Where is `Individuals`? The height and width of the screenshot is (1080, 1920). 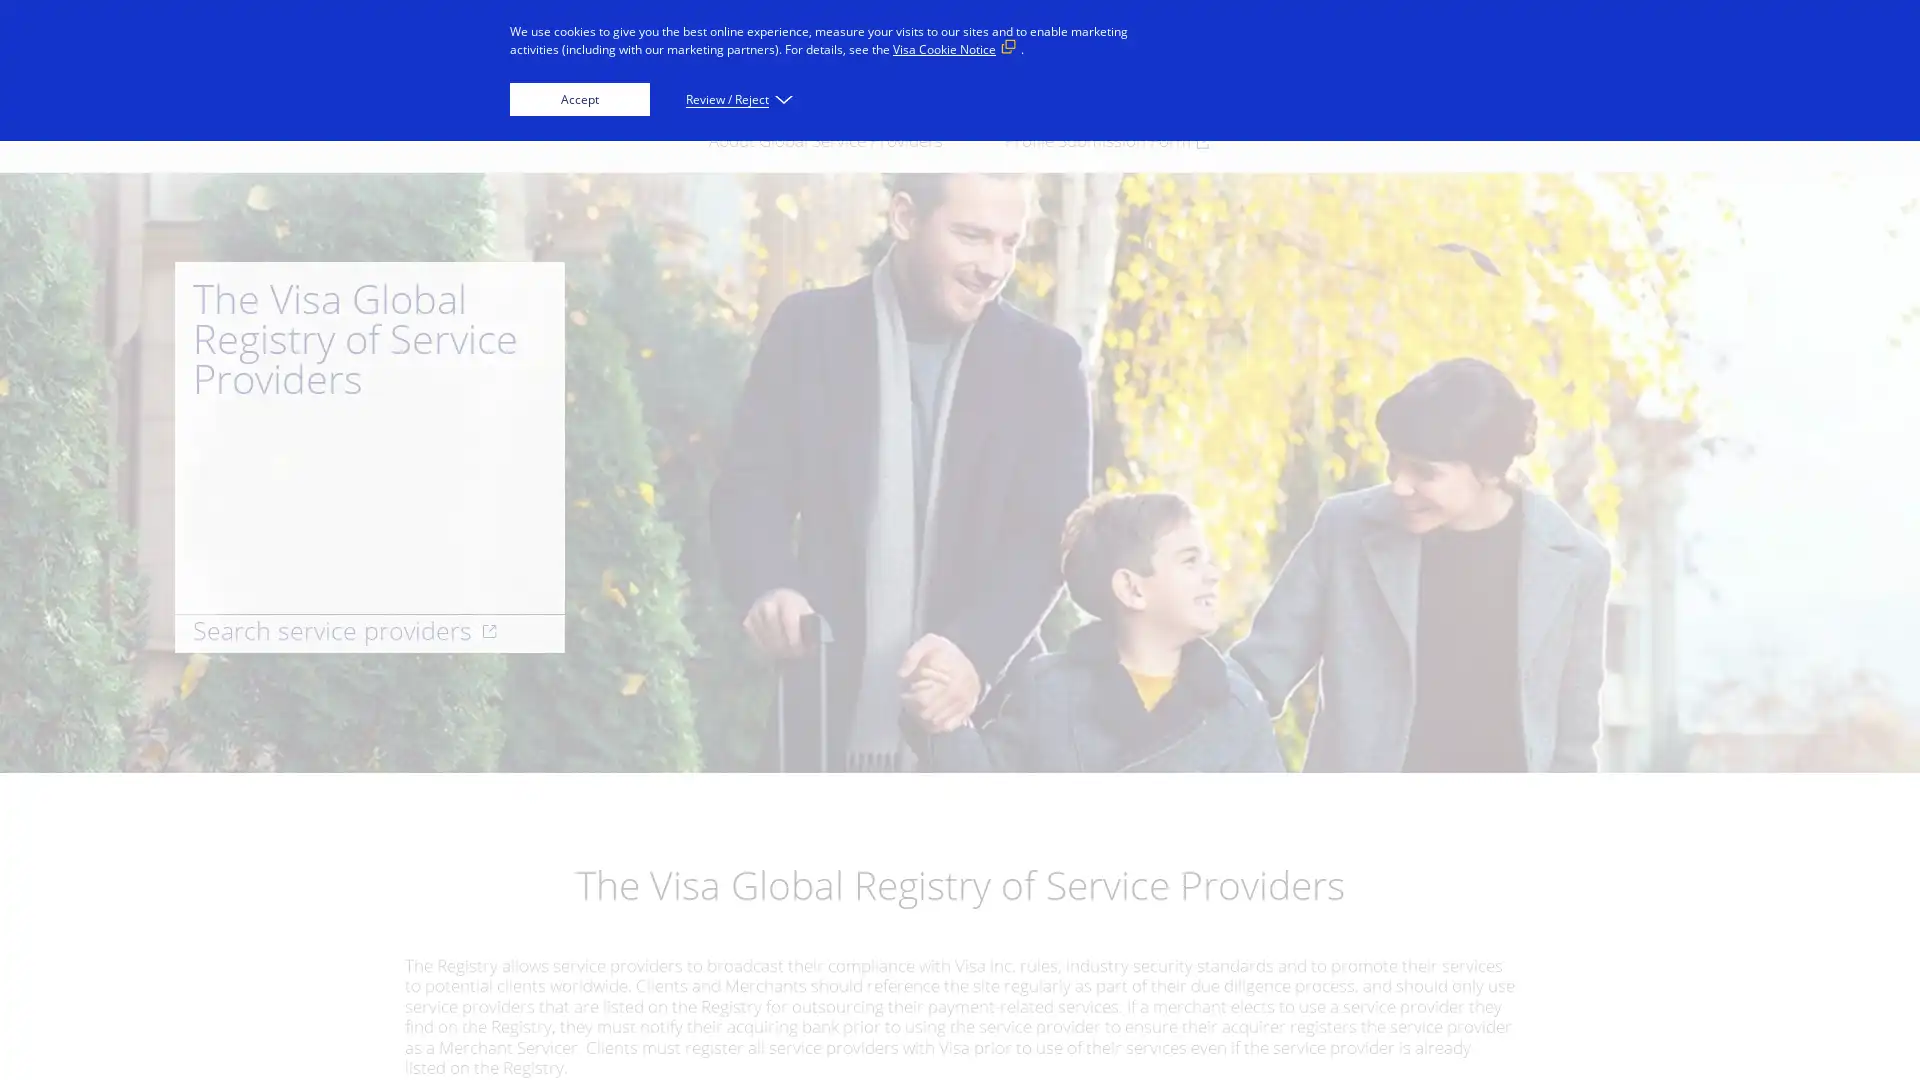
Individuals is located at coordinates (796, 53).